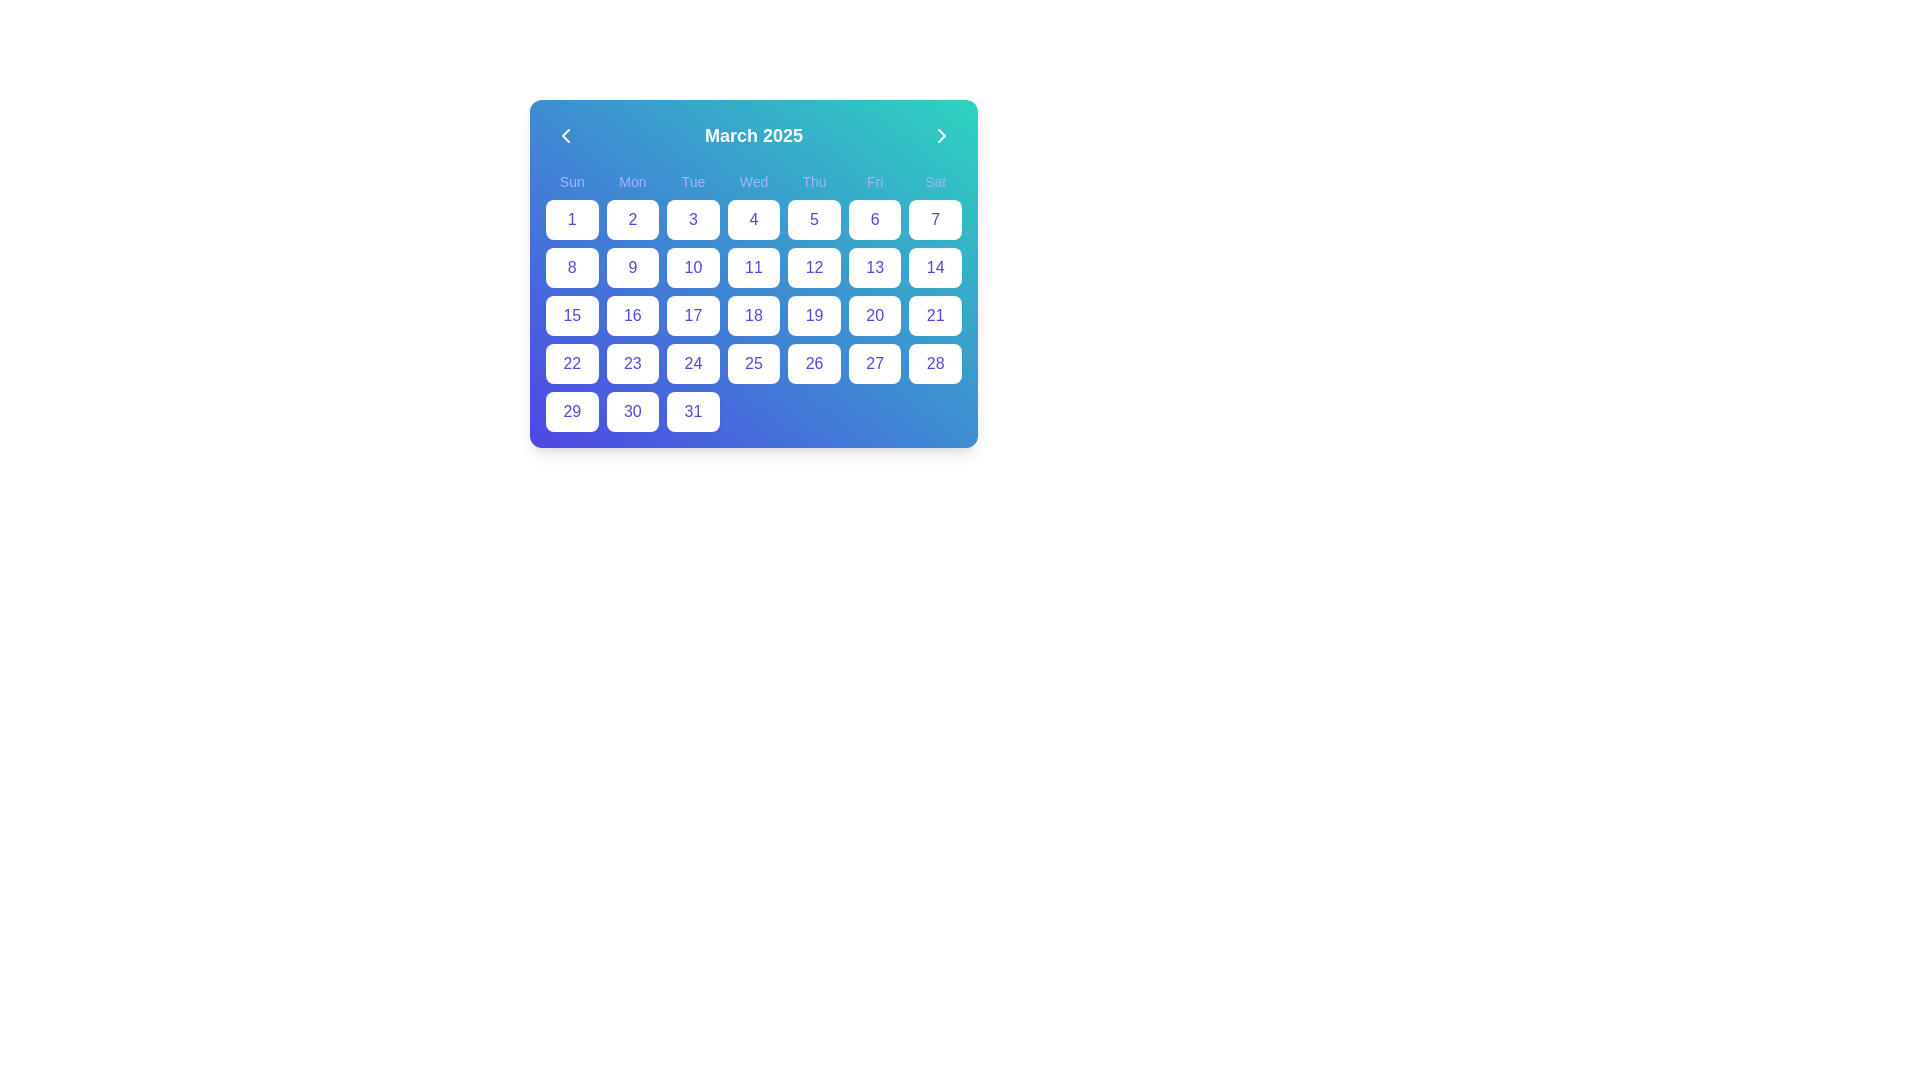 The height and width of the screenshot is (1080, 1920). I want to click on the label displaying 'Thu' in indigo typography, which is the fifth item in the row of weekday names in the calendar interface, so click(814, 181).